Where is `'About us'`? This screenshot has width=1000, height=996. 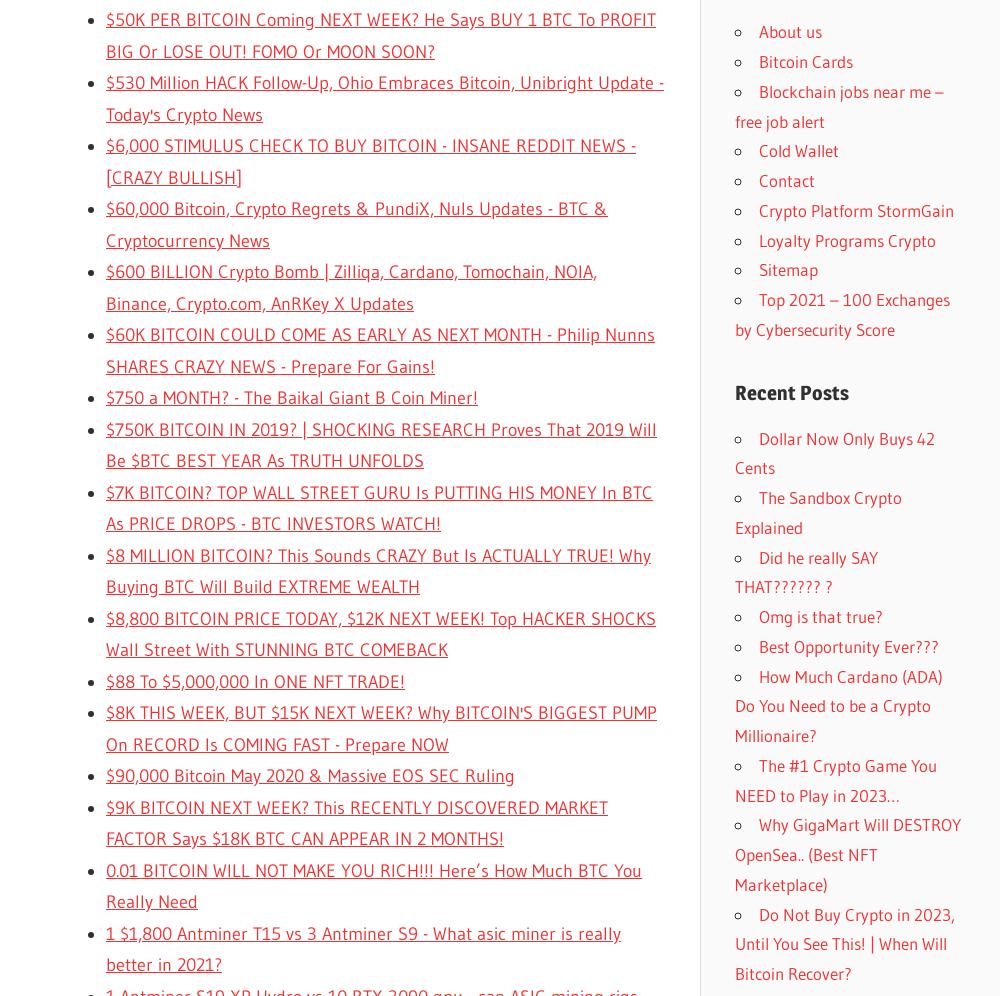 'About us' is located at coordinates (790, 31).